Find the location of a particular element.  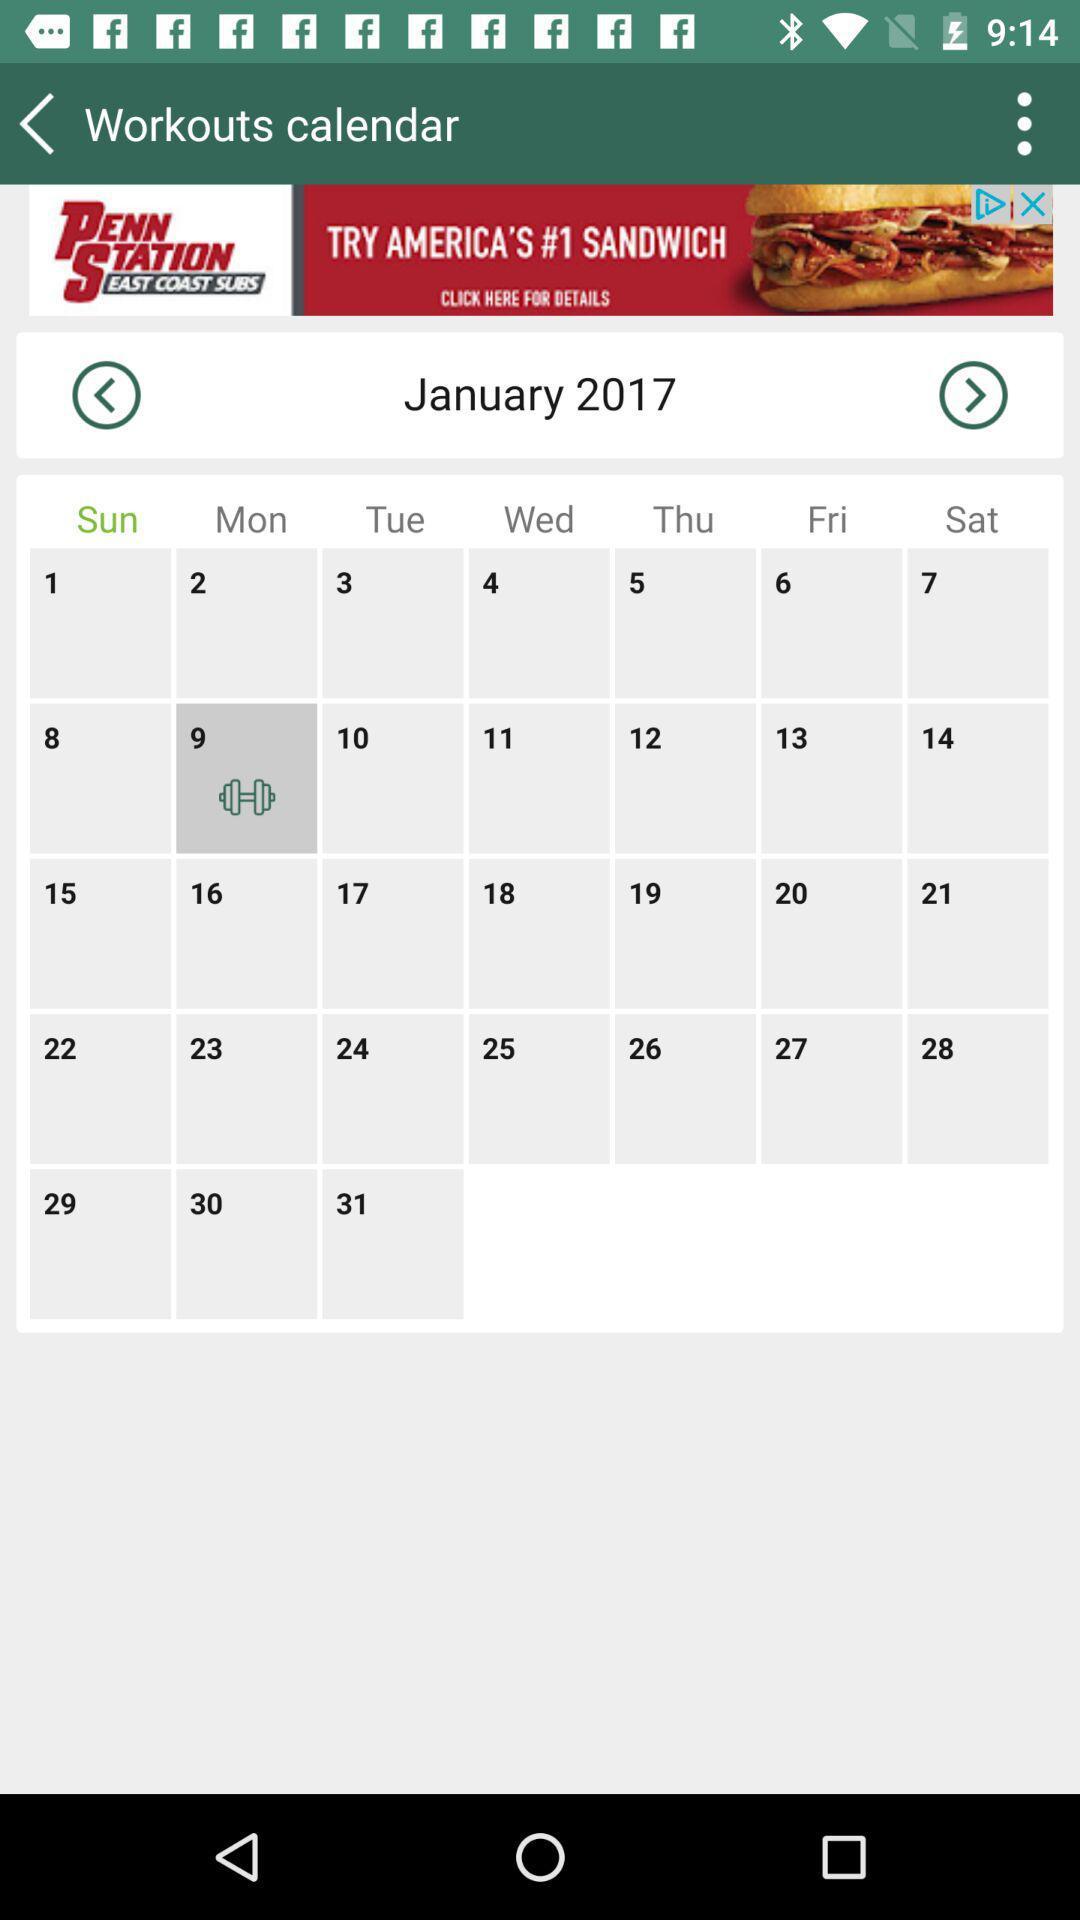

advertisement for sandwich is located at coordinates (540, 249).